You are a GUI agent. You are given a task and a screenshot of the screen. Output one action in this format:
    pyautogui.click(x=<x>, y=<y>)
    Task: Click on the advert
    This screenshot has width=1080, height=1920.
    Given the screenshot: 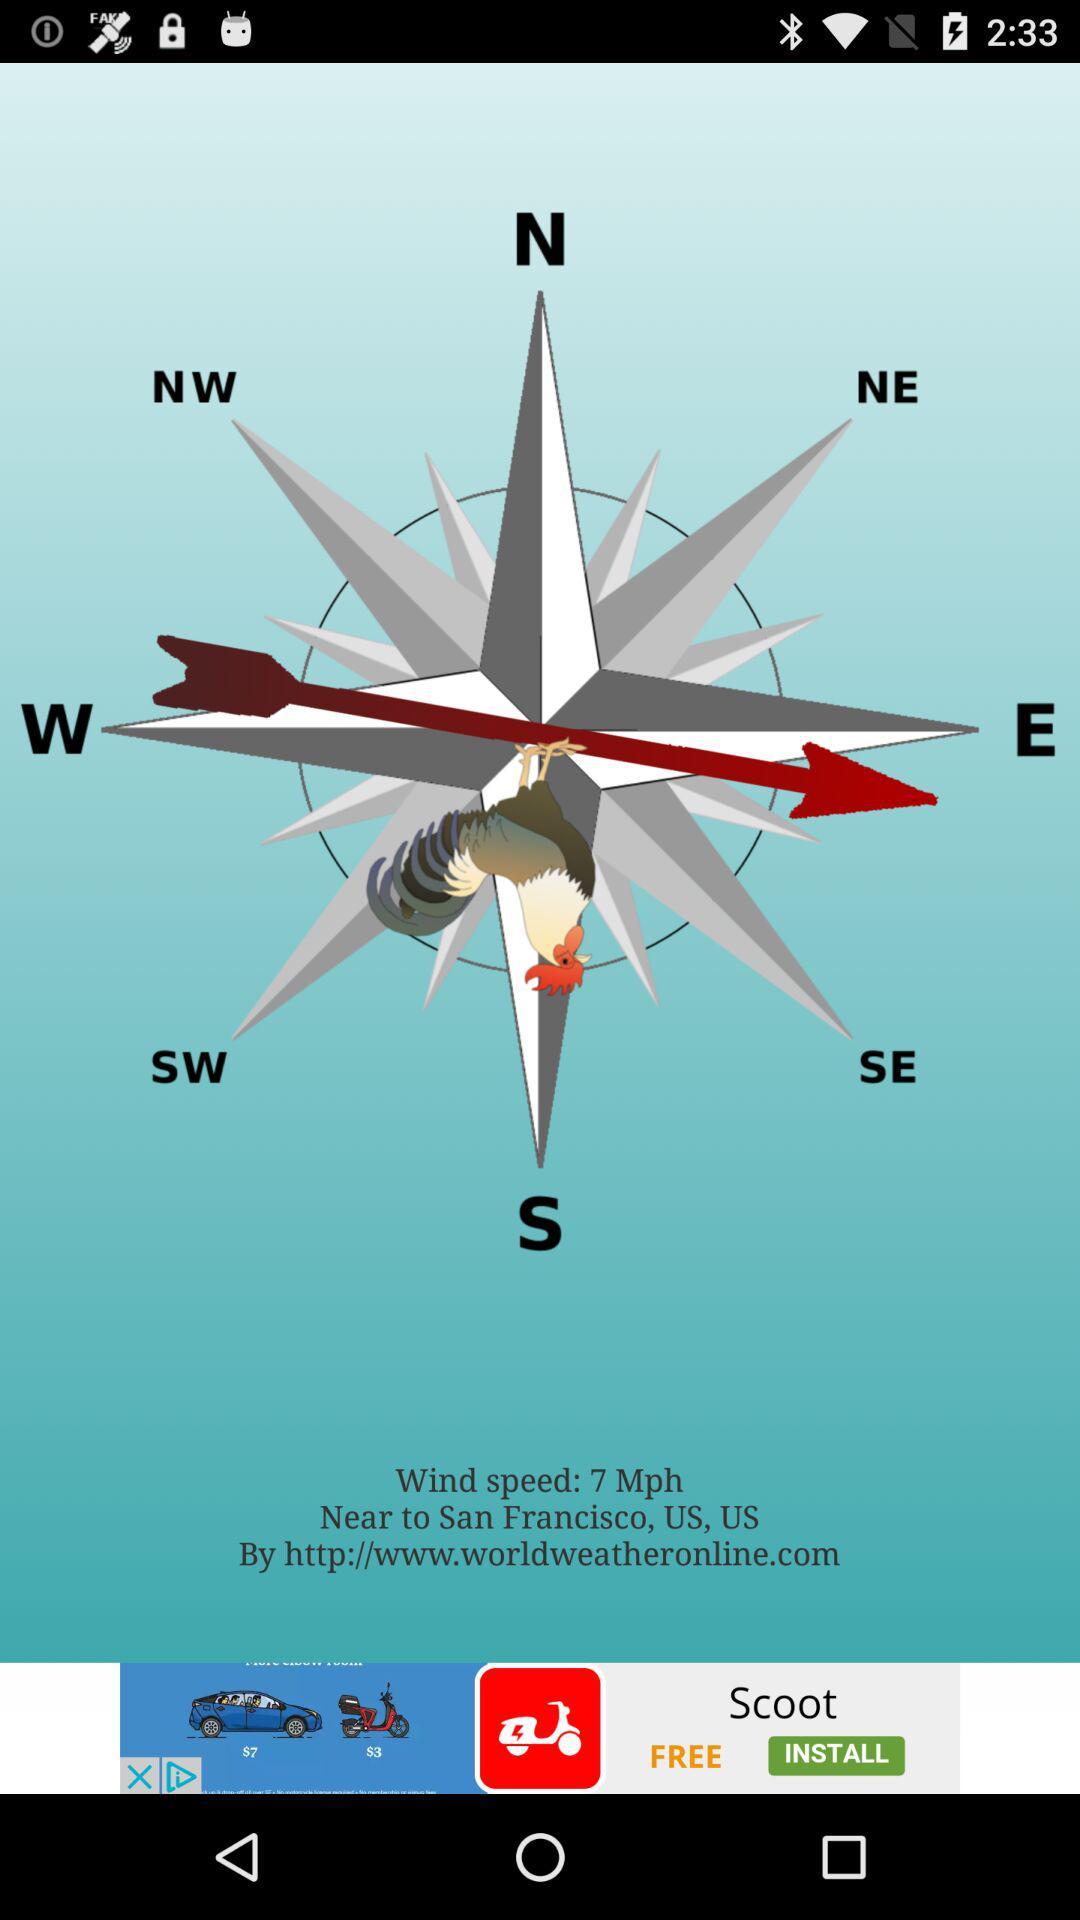 What is the action you would take?
    pyautogui.click(x=540, y=1727)
    